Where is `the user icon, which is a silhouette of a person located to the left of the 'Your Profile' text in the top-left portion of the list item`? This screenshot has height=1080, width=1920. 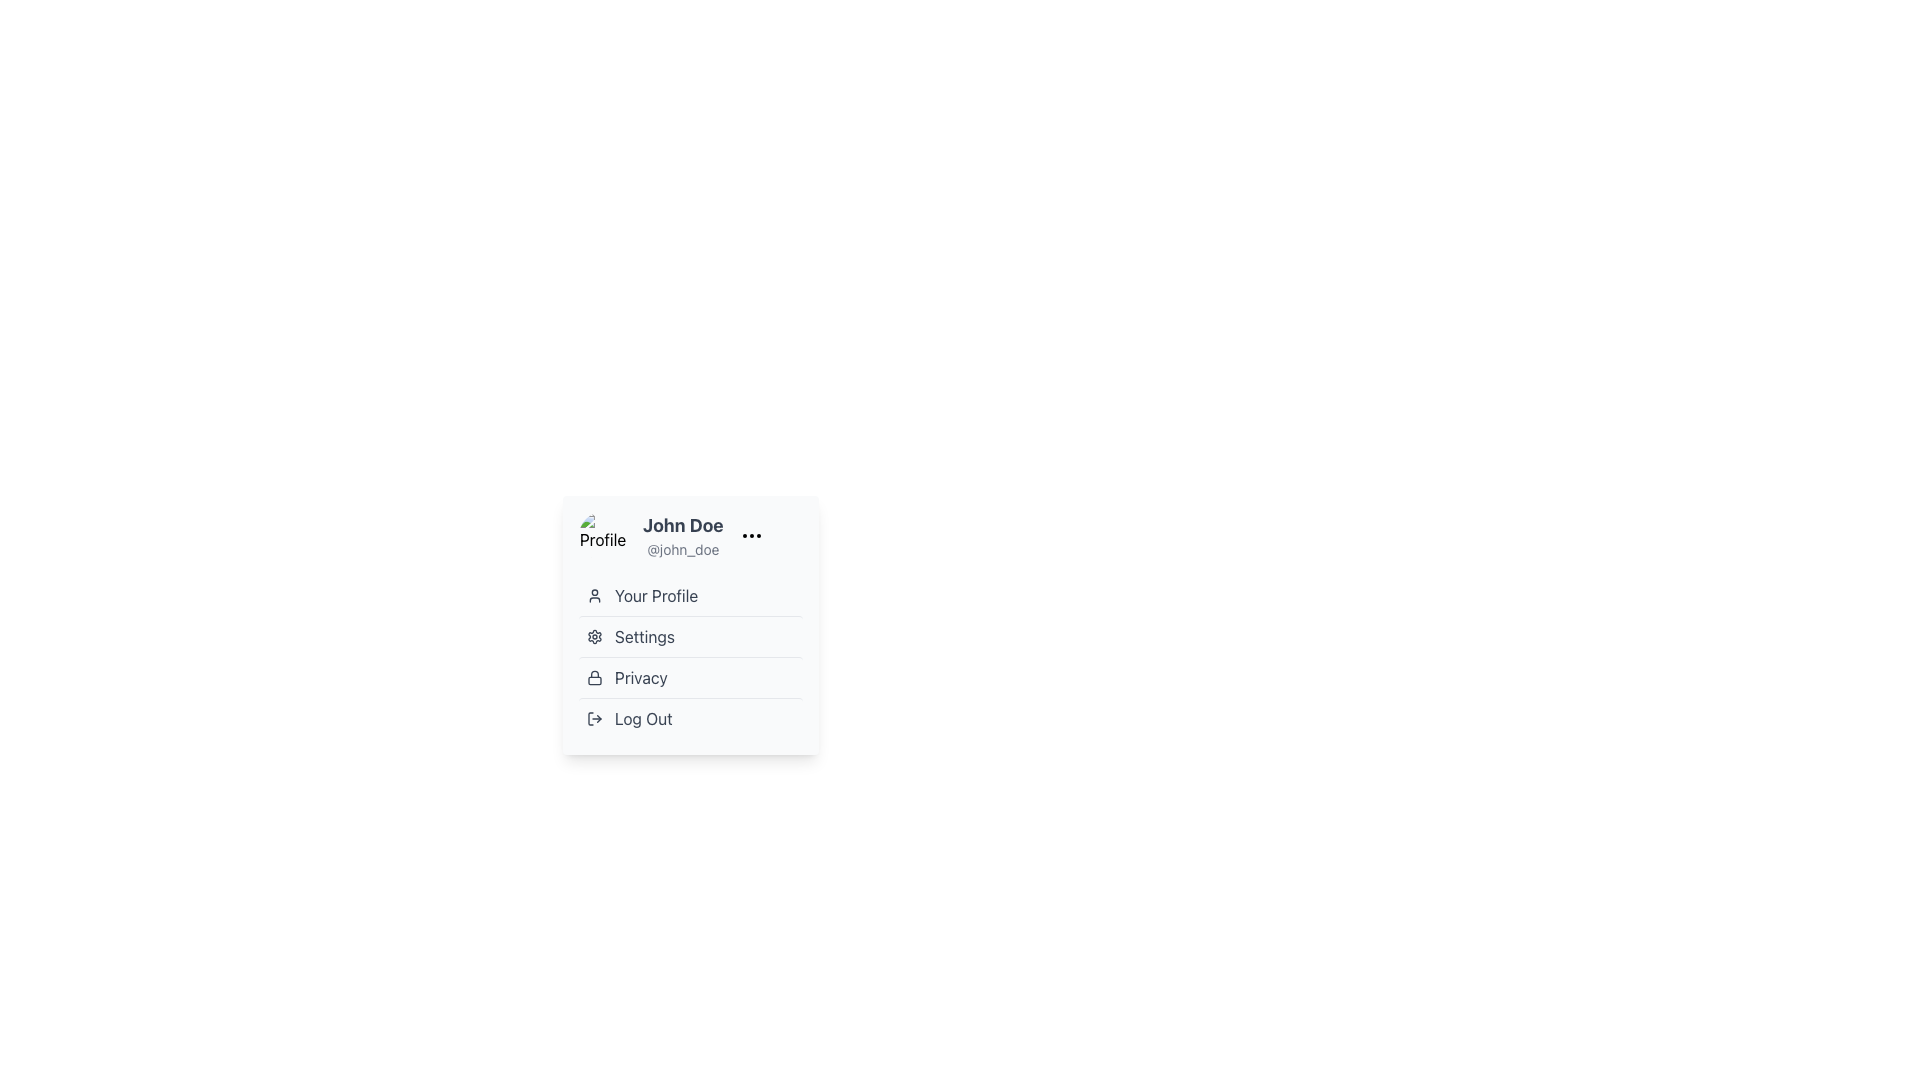
the user icon, which is a silhouette of a person located to the left of the 'Your Profile' text in the top-left portion of the list item is located at coordinates (594, 595).